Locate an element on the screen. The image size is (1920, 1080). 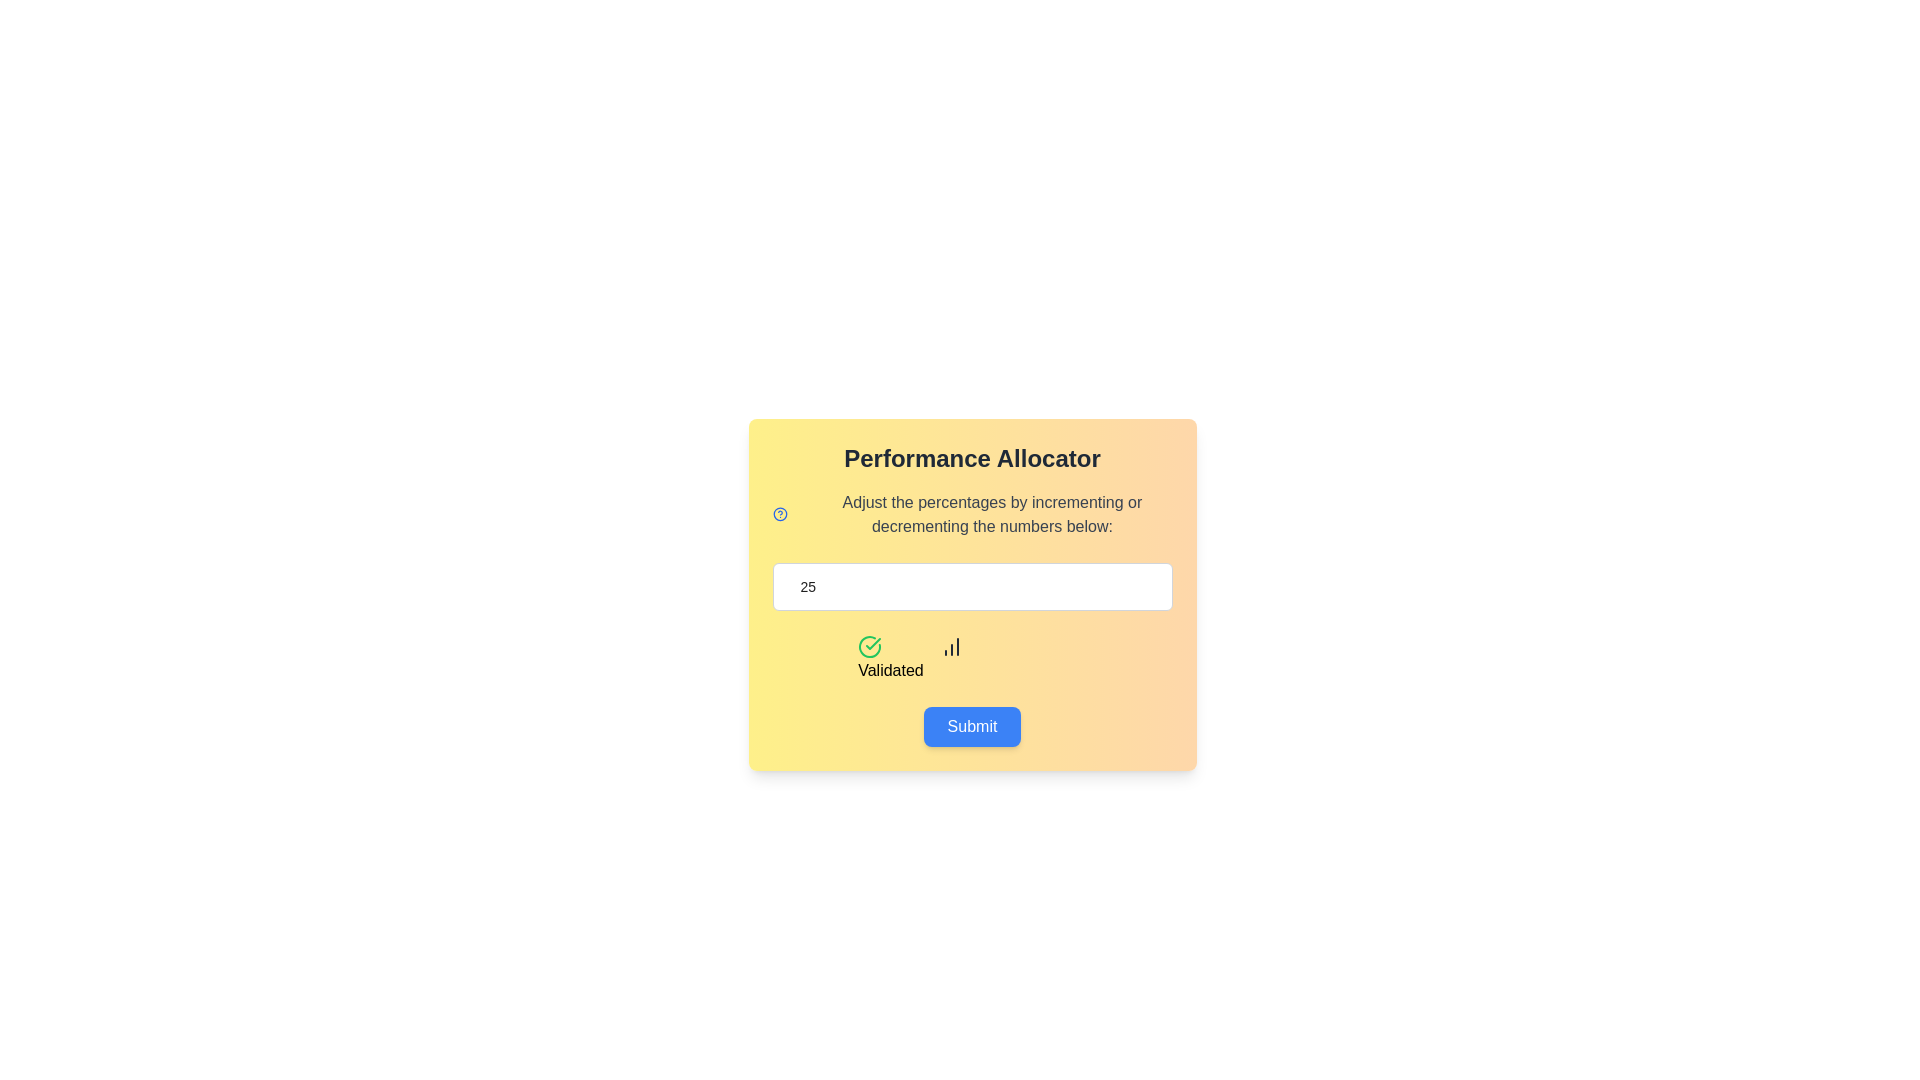
the circular help icon with a blue border and question mark, styled with the 'lucide-circle-help' class, located to the left of the input field is located at coordinates (779, 514).